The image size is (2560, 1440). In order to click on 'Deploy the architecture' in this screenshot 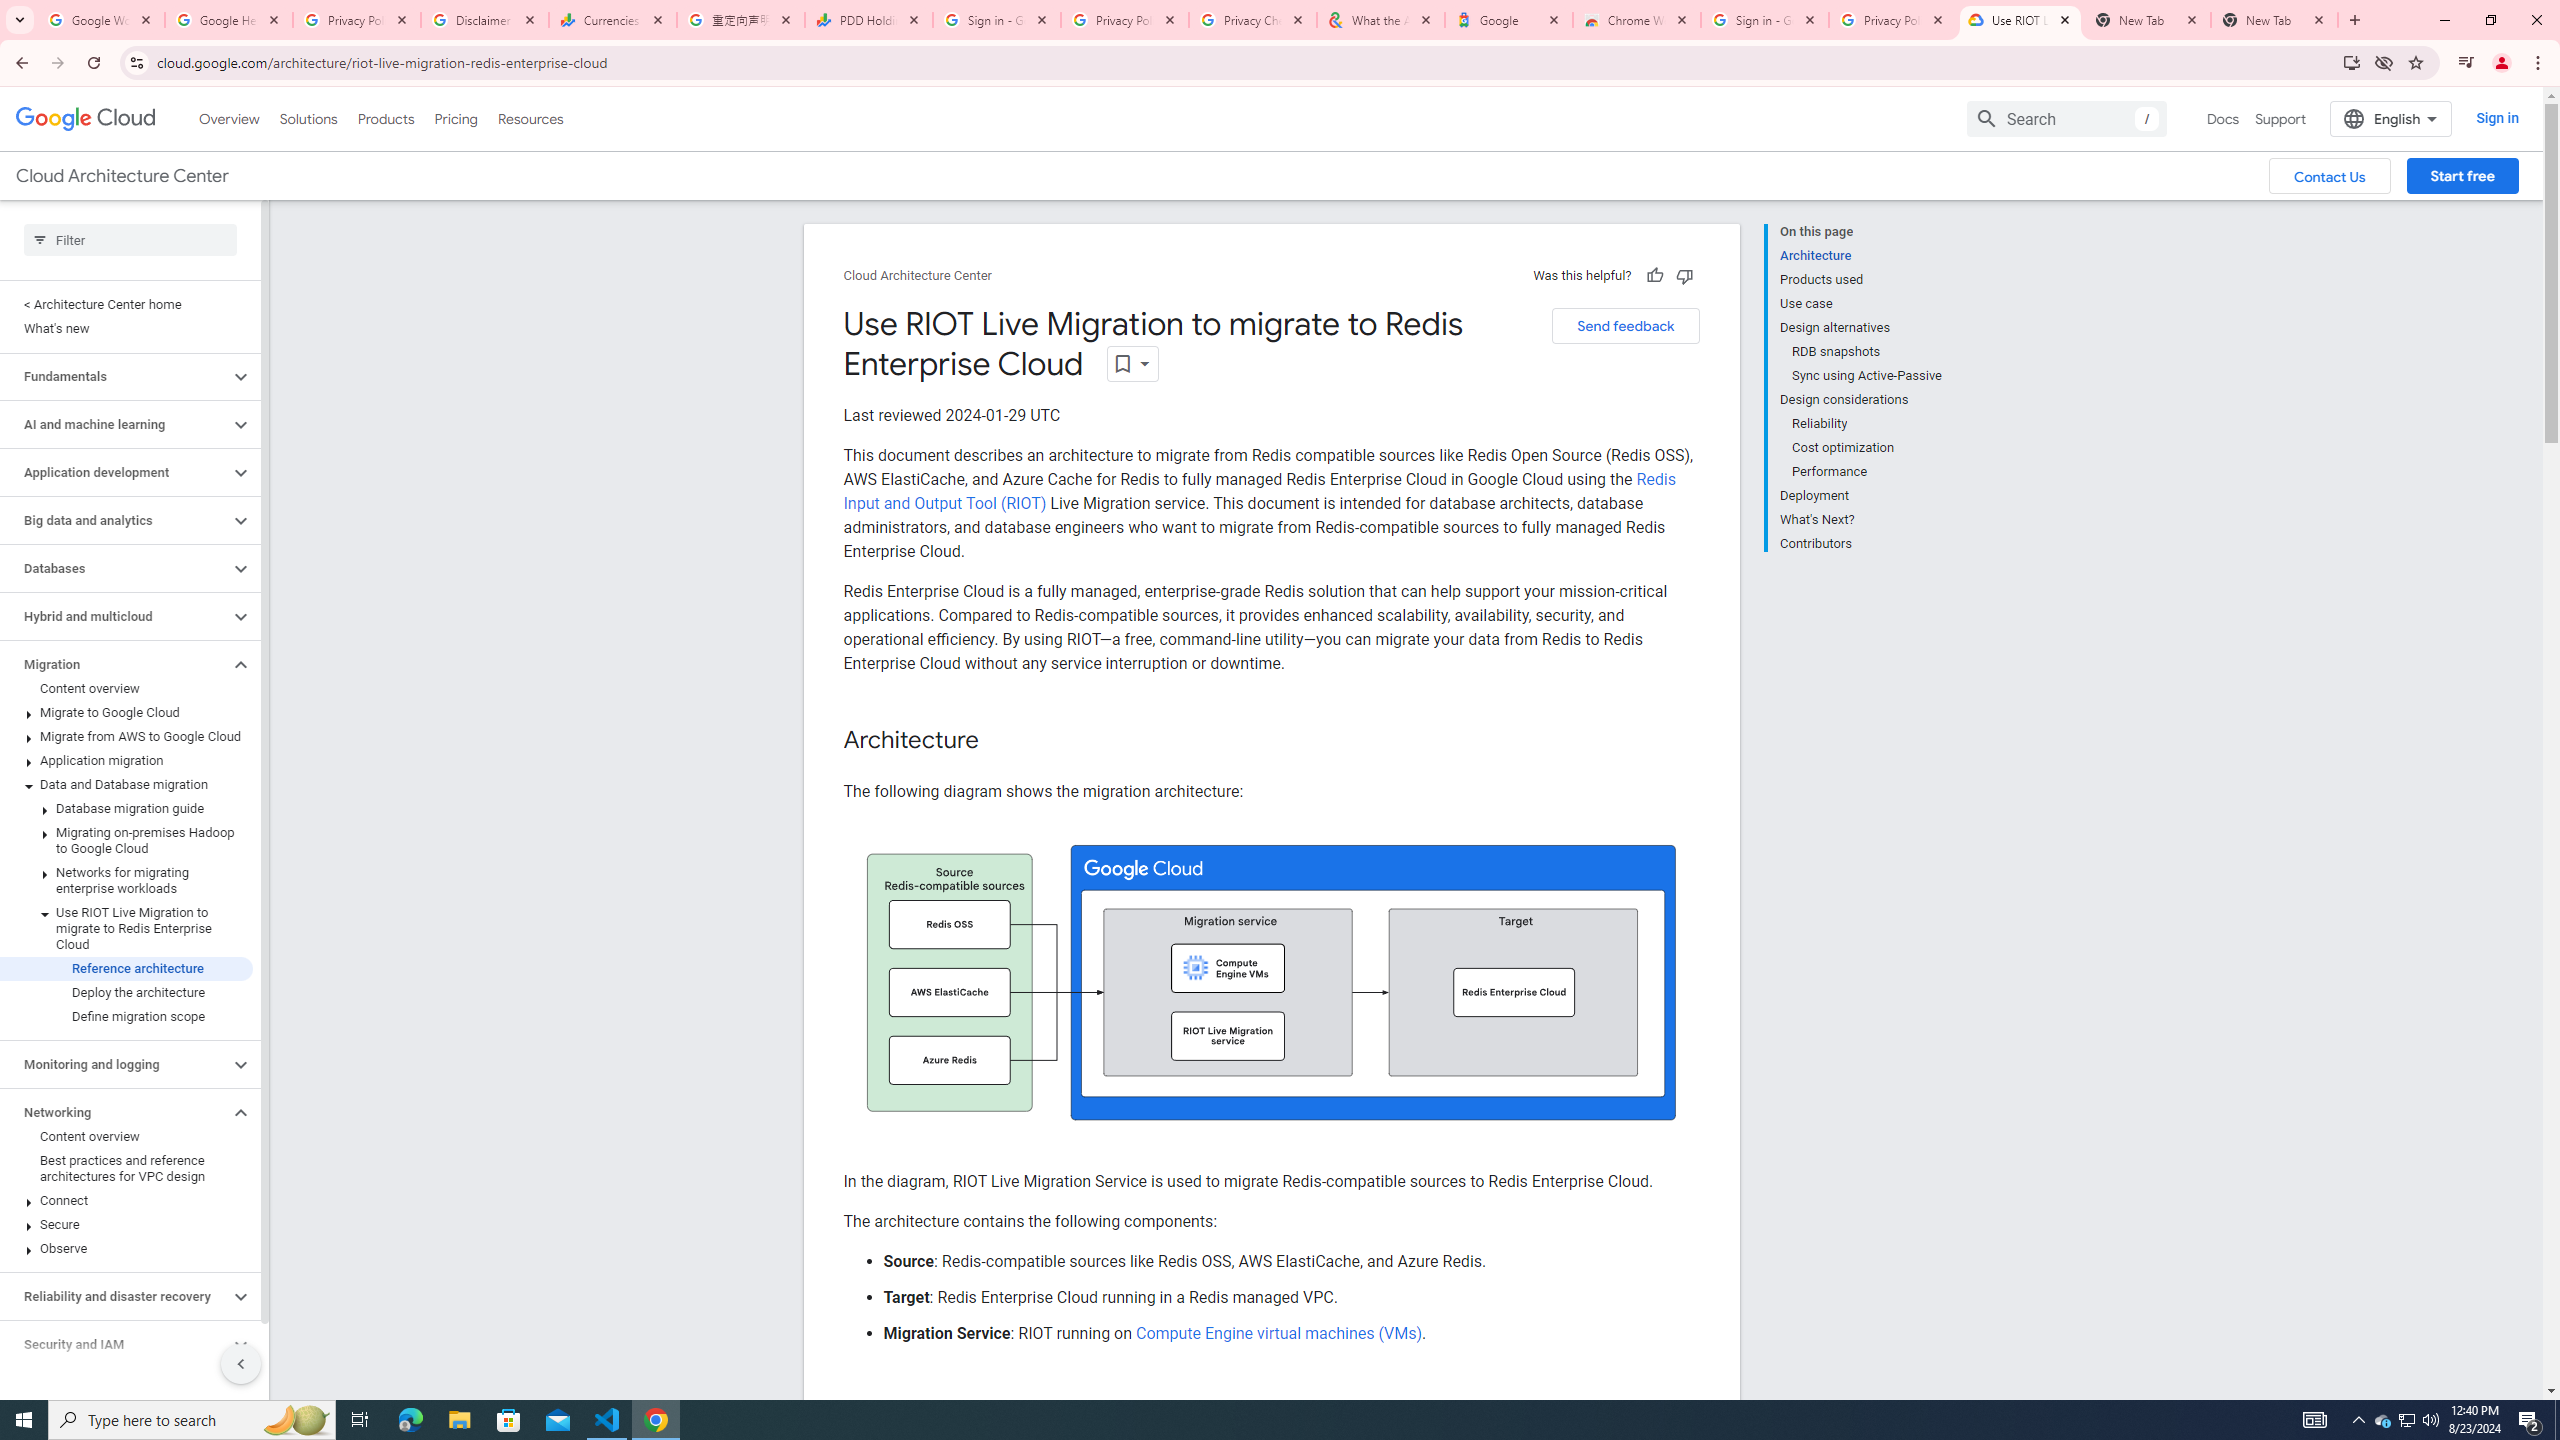, I will do `click(126, 991)`.